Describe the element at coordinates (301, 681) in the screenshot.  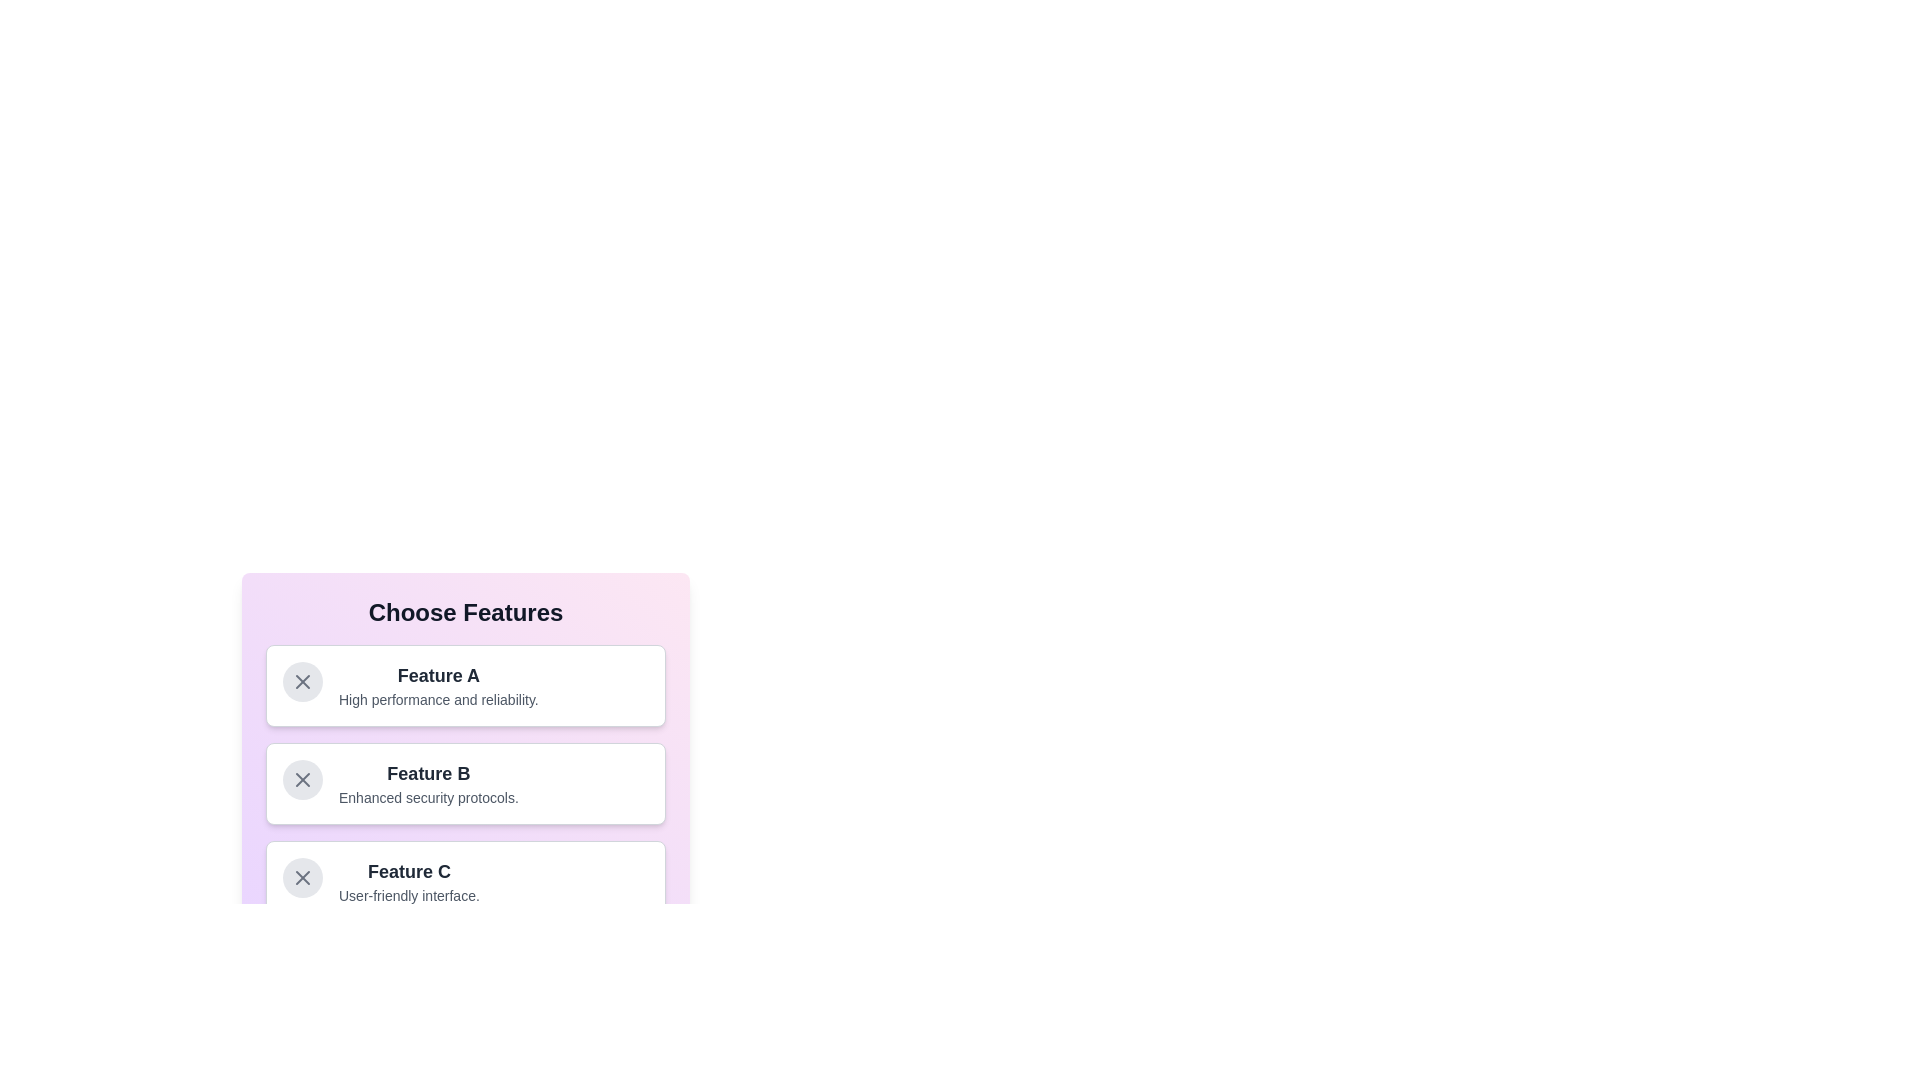
I see `the 'X' icon in the circular gray button located to the left of the label 'Feature A' on the topmost white card to deselect the feature` at that location.